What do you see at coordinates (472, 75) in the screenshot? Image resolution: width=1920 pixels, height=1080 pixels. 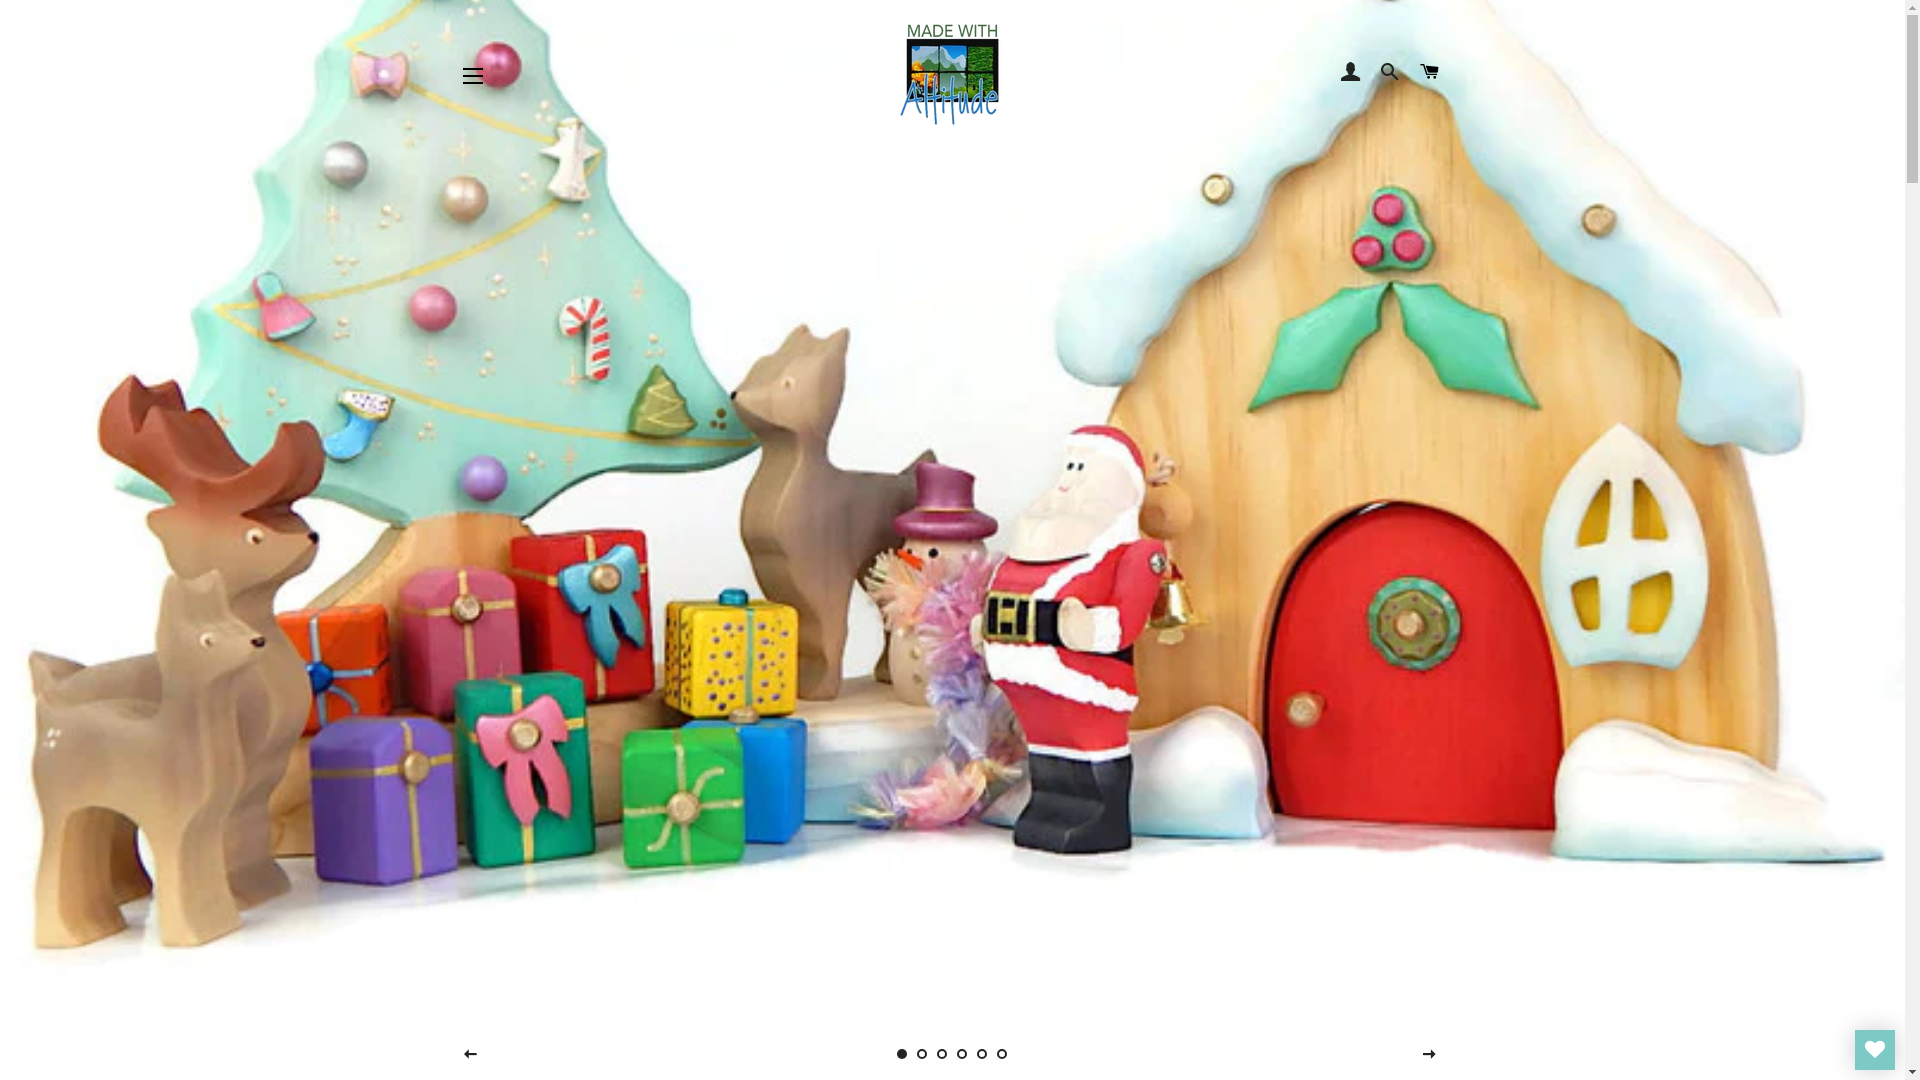 I see `'SITE NAVIGATION'` at bounding box center [472, 75].